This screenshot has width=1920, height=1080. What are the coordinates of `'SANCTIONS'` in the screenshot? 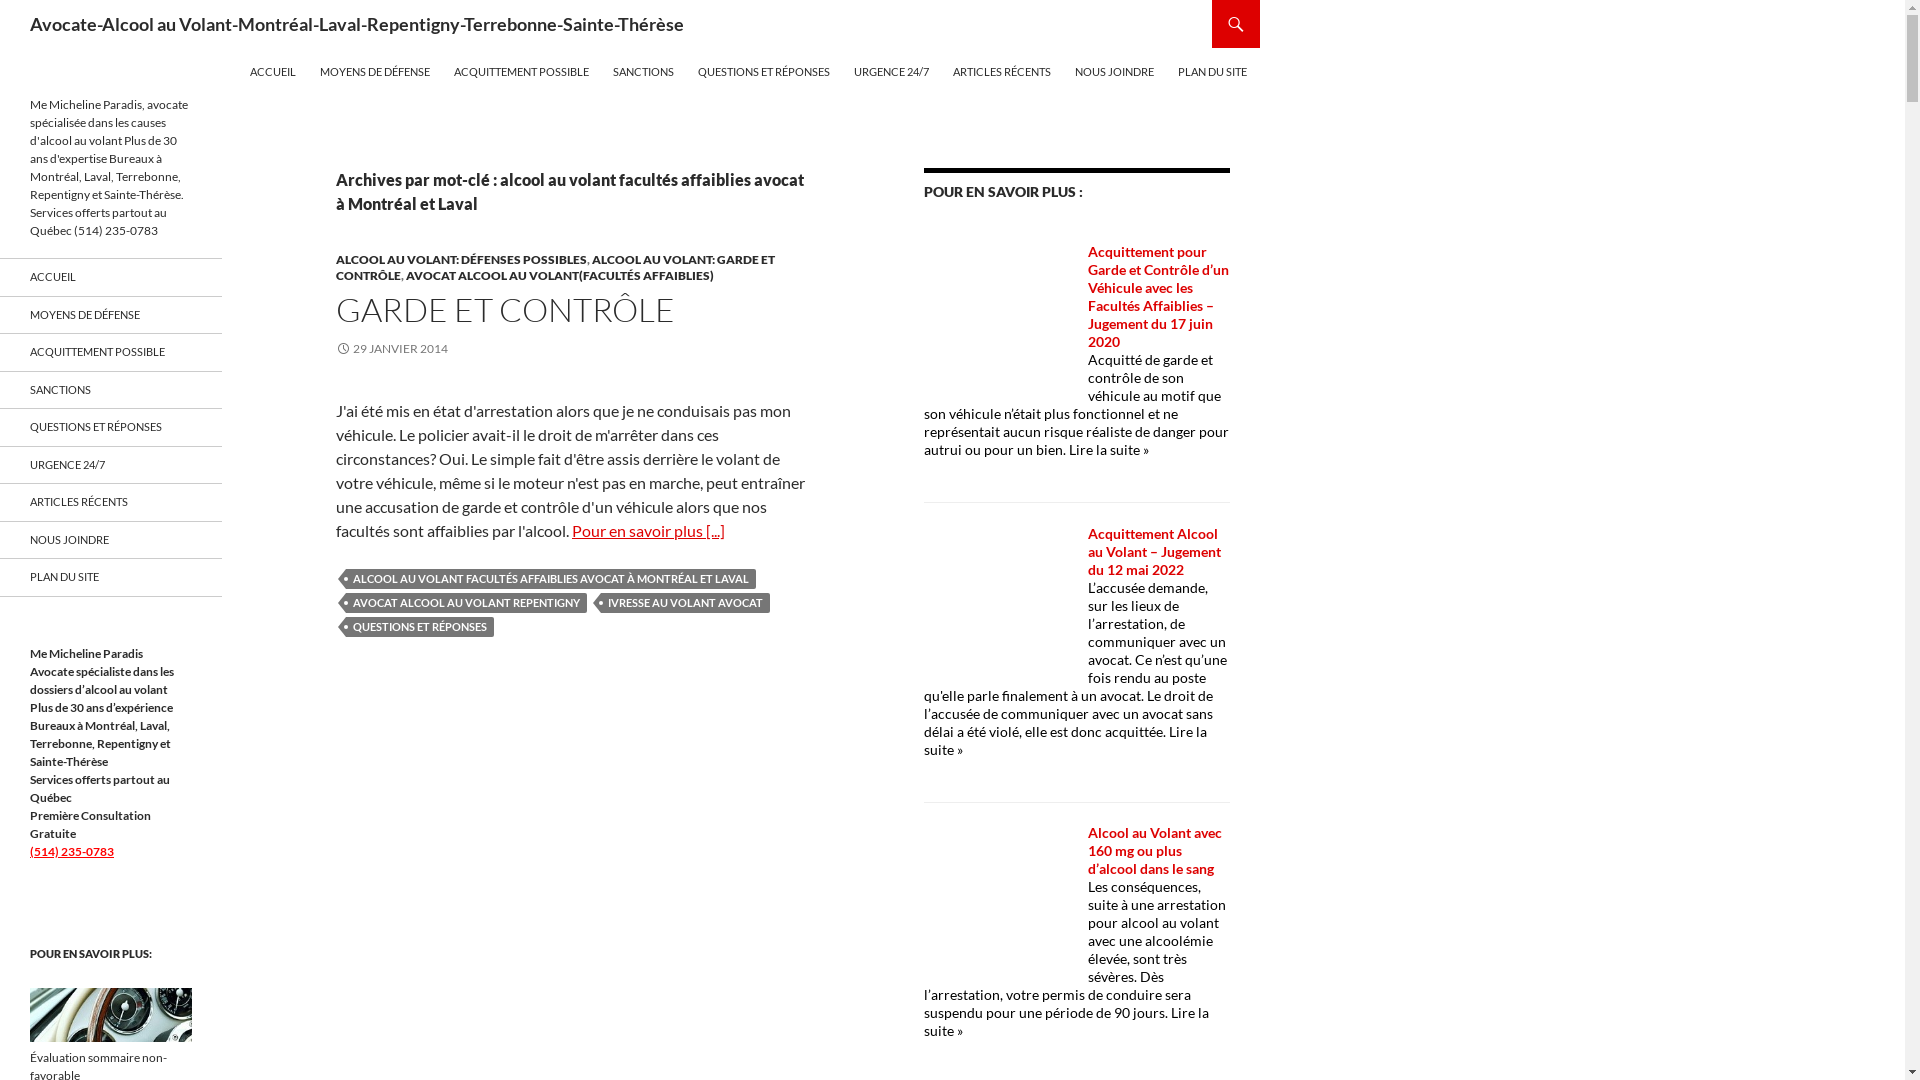 It's located at (643, 71).